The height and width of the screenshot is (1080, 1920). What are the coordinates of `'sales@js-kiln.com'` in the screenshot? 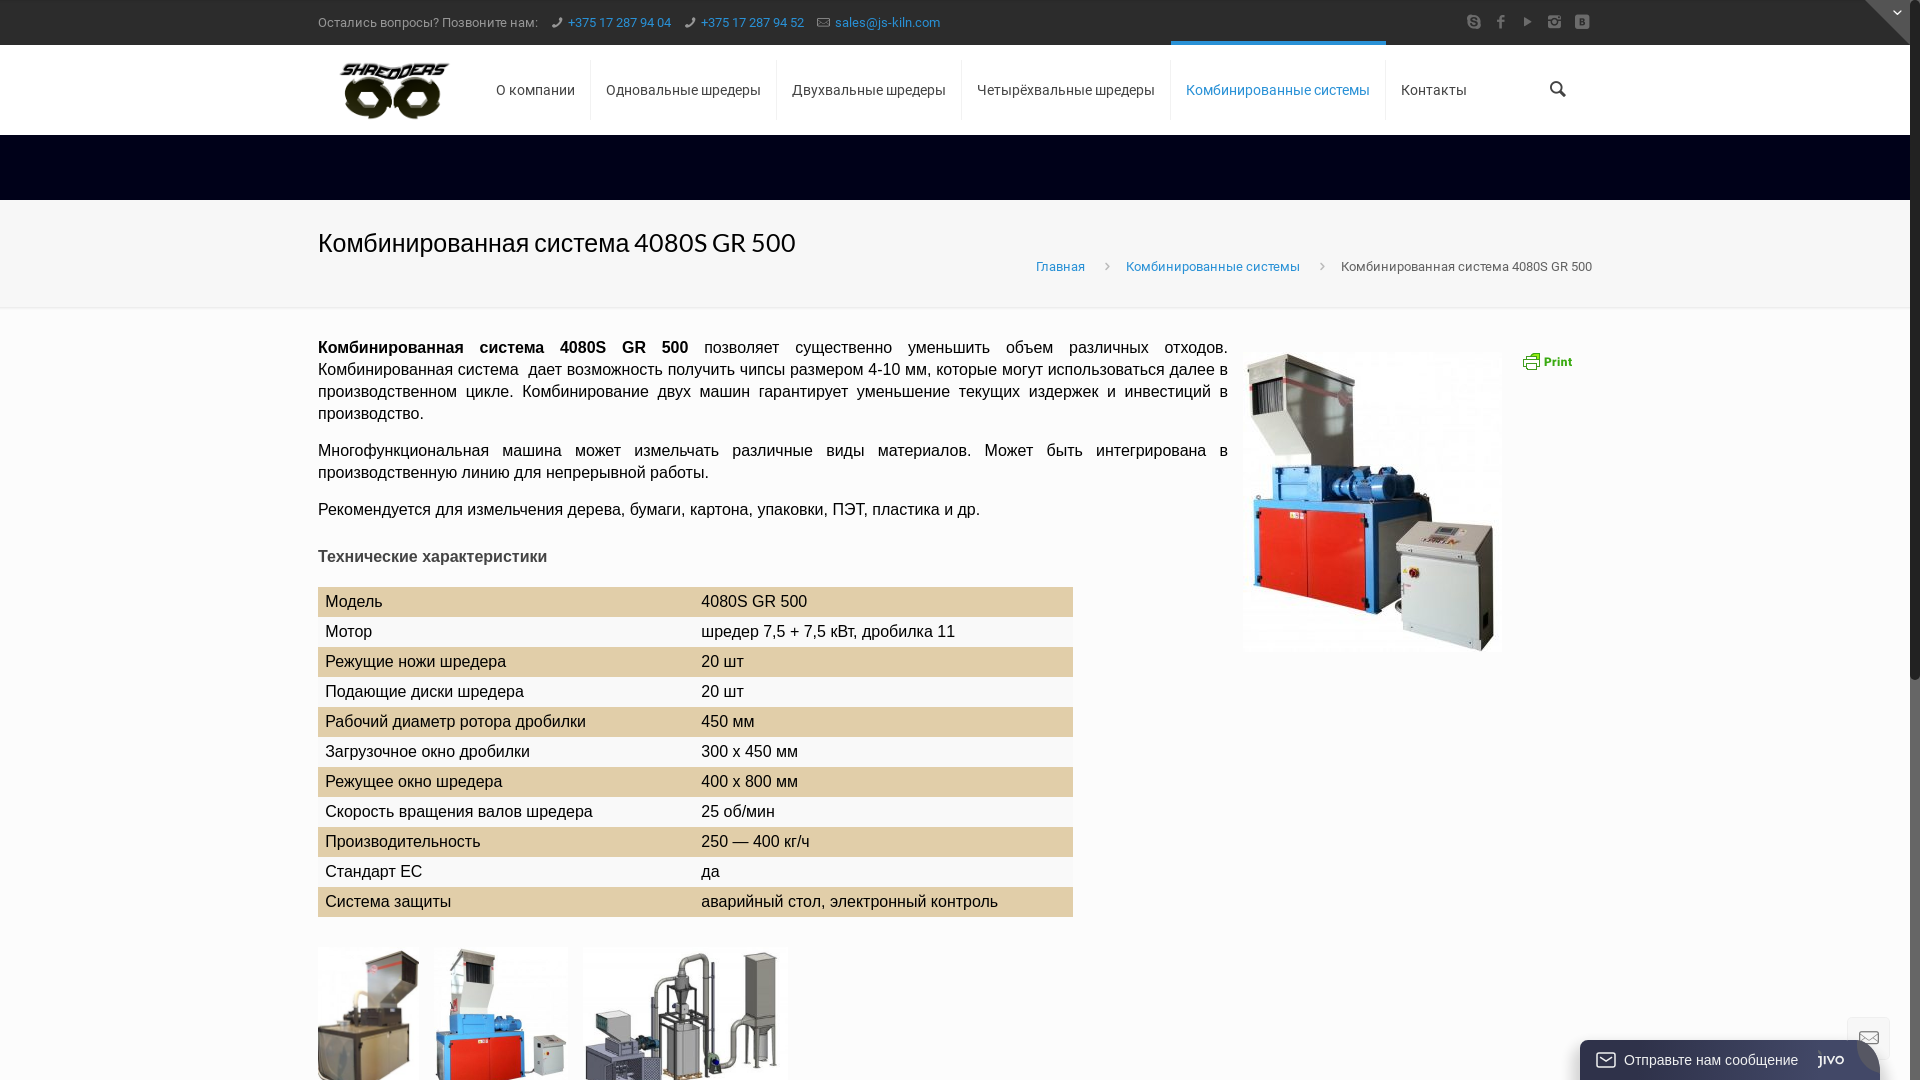 It's located at (835, 22).